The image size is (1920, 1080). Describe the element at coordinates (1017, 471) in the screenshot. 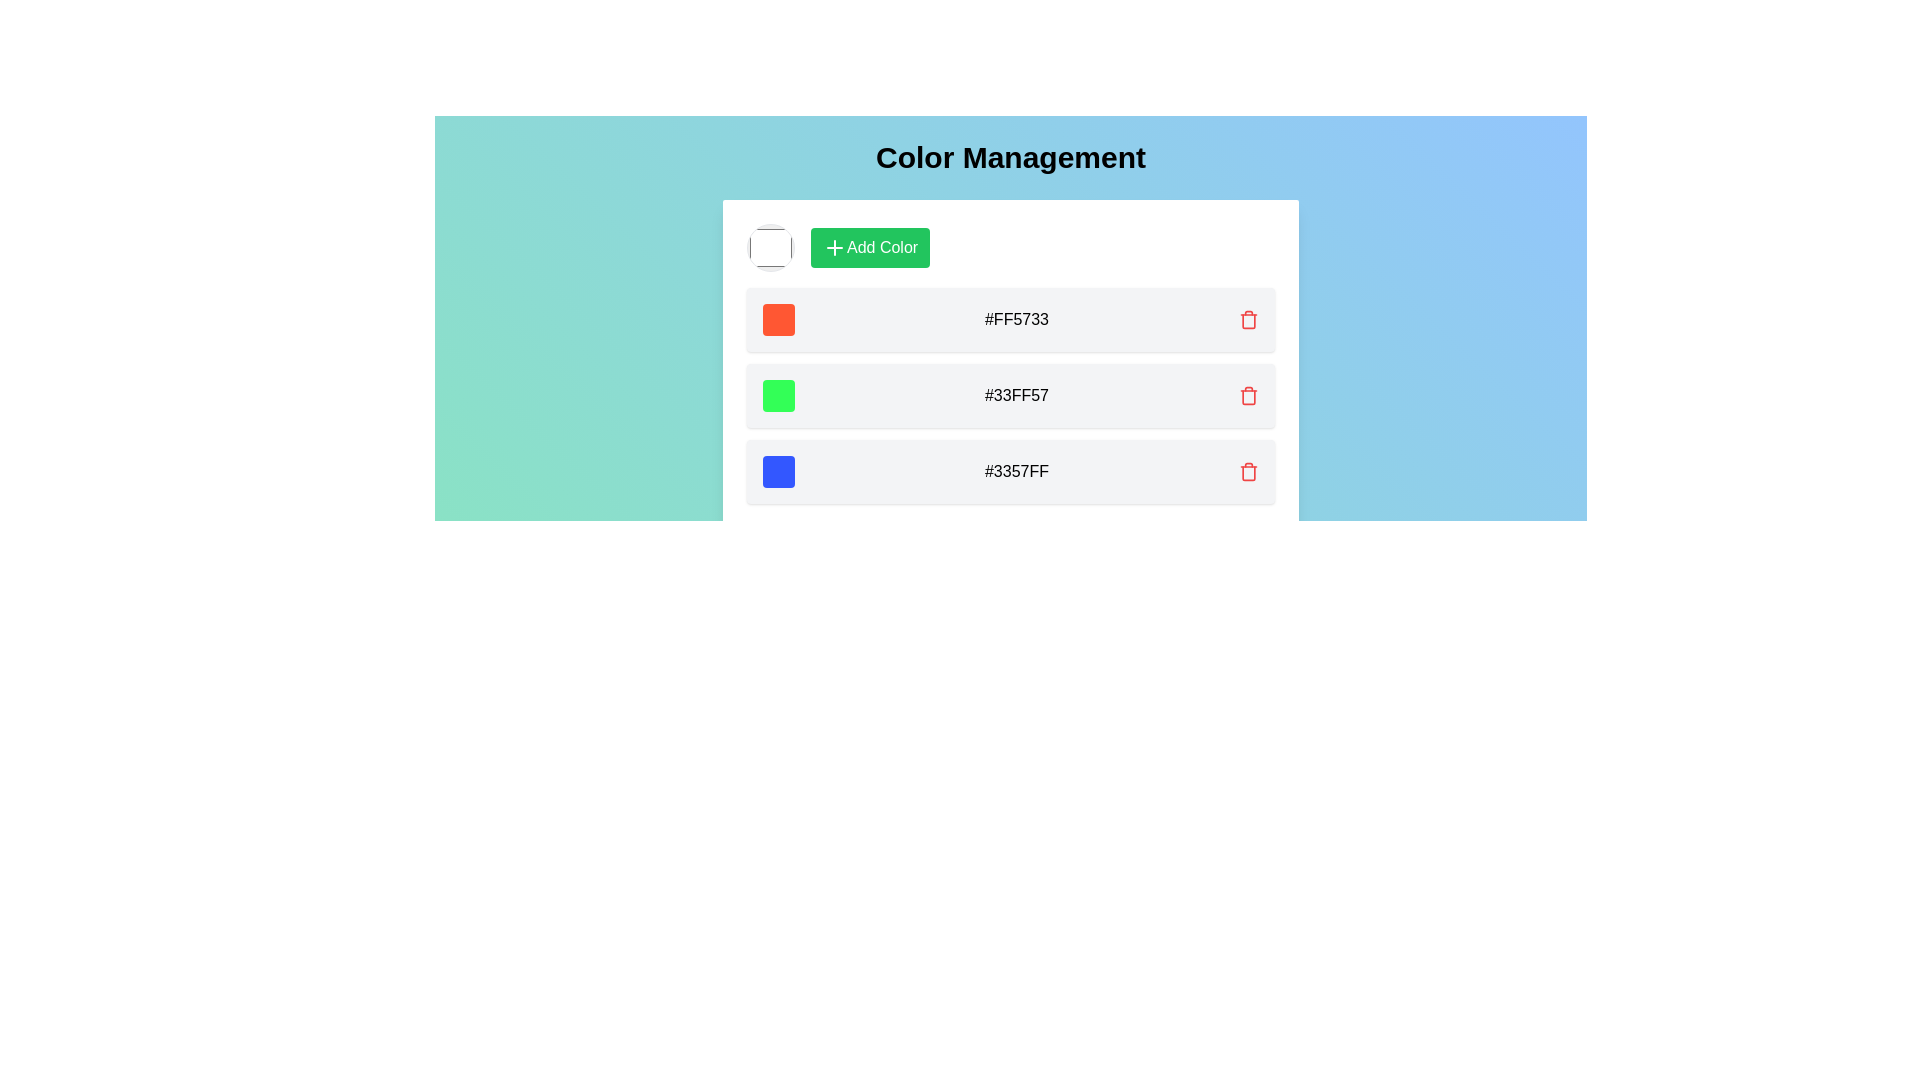

I see `the text display element that shows the hexadecimal color code, positioned between a blue color swatch and a red trash icon, representing the third color entry from the top` at that location.